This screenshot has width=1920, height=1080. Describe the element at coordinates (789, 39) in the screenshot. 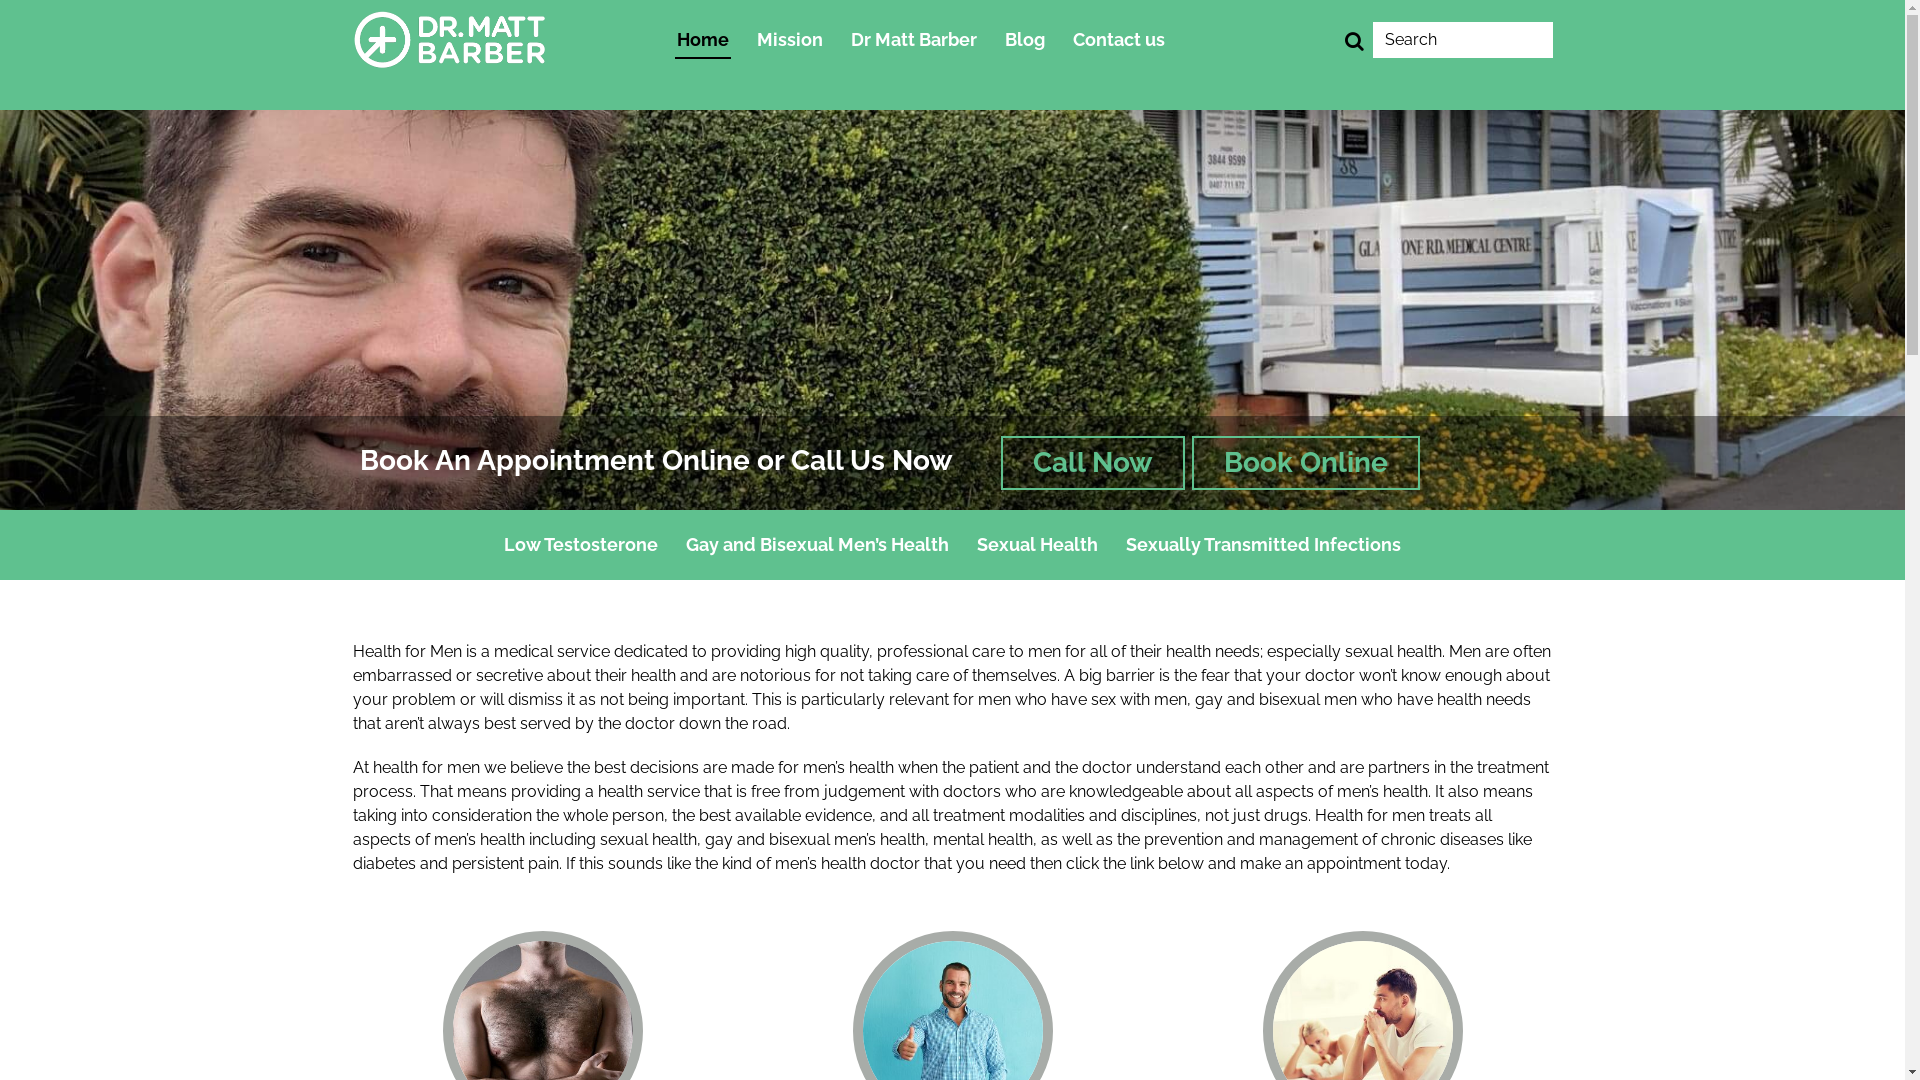

I see `'Mission'` at that location.